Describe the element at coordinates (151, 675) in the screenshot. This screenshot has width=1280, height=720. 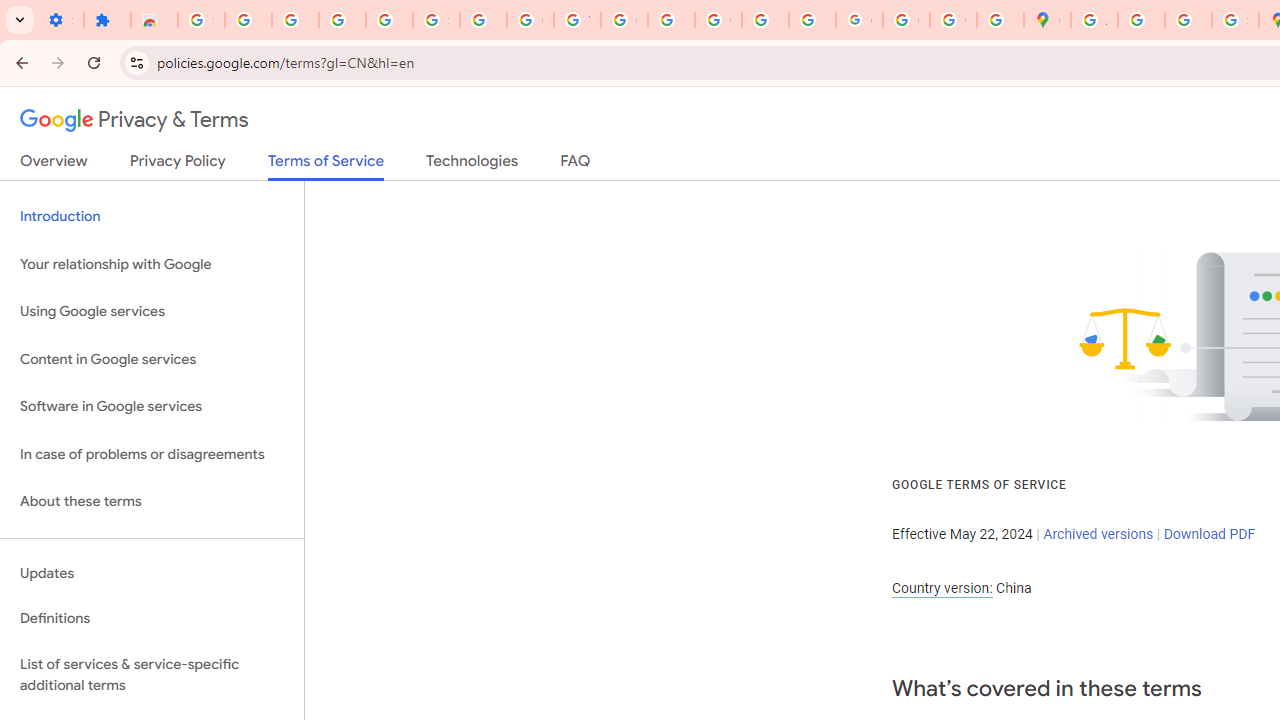
I see `'List of services & service-specific additional terms'` at that location.